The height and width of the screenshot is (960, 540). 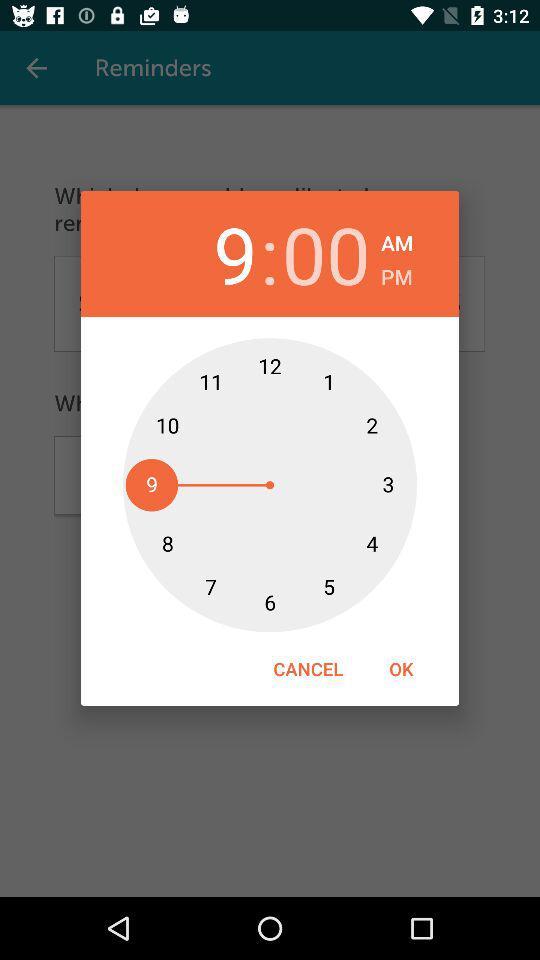 I want to click on the pm, so click(x=396, y=273).